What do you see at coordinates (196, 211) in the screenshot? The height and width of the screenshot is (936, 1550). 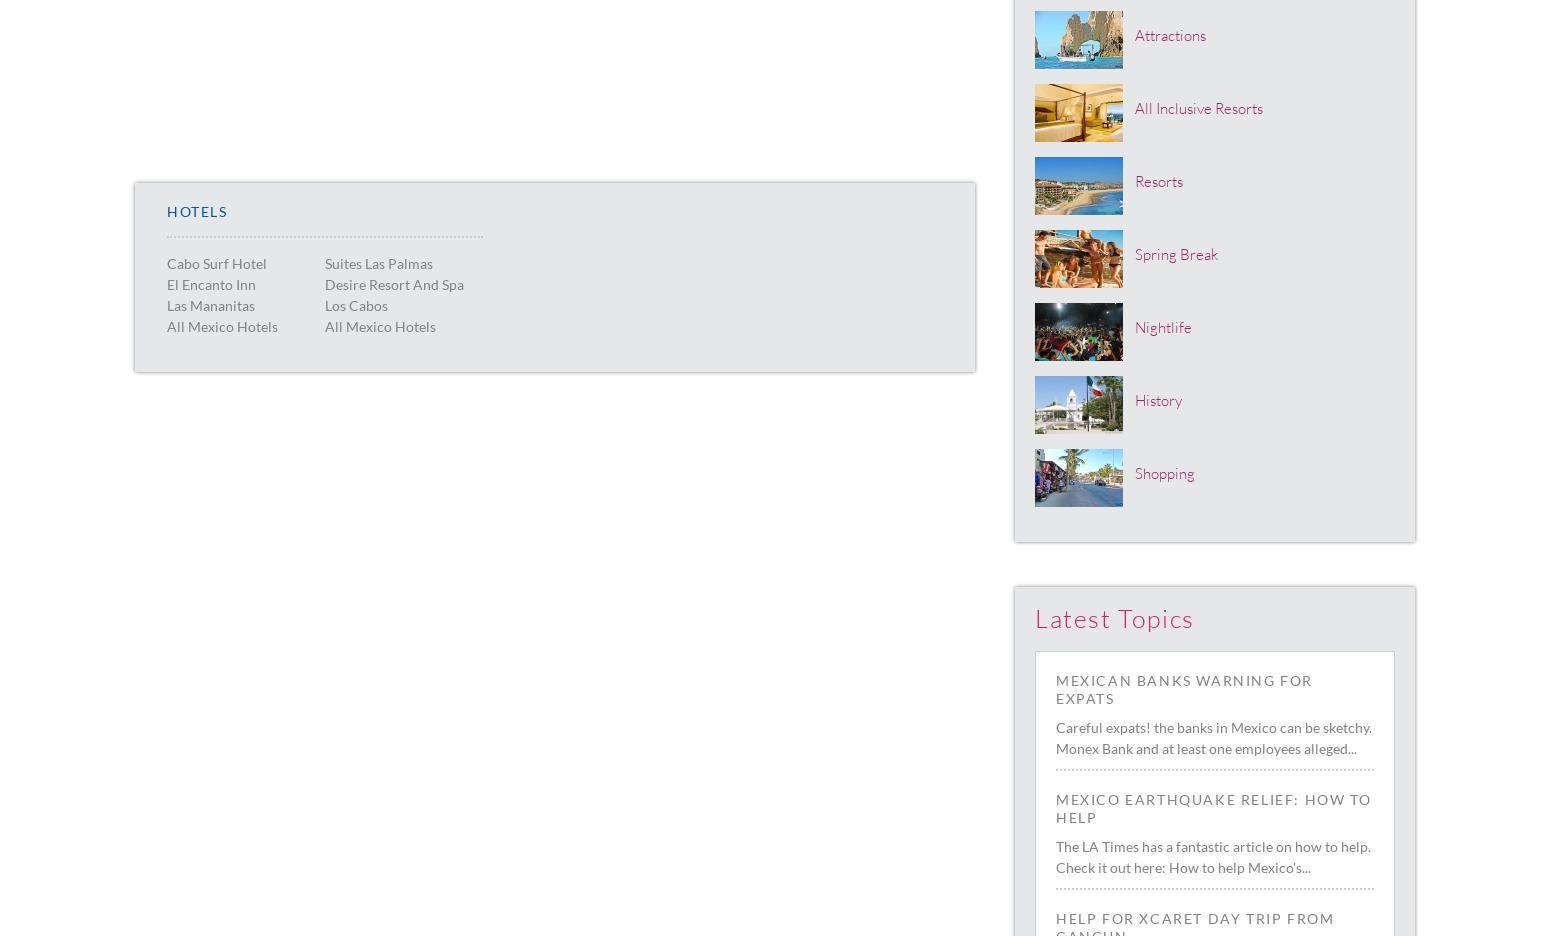 I see `'Hotels'` at bounding box center [196, 211].